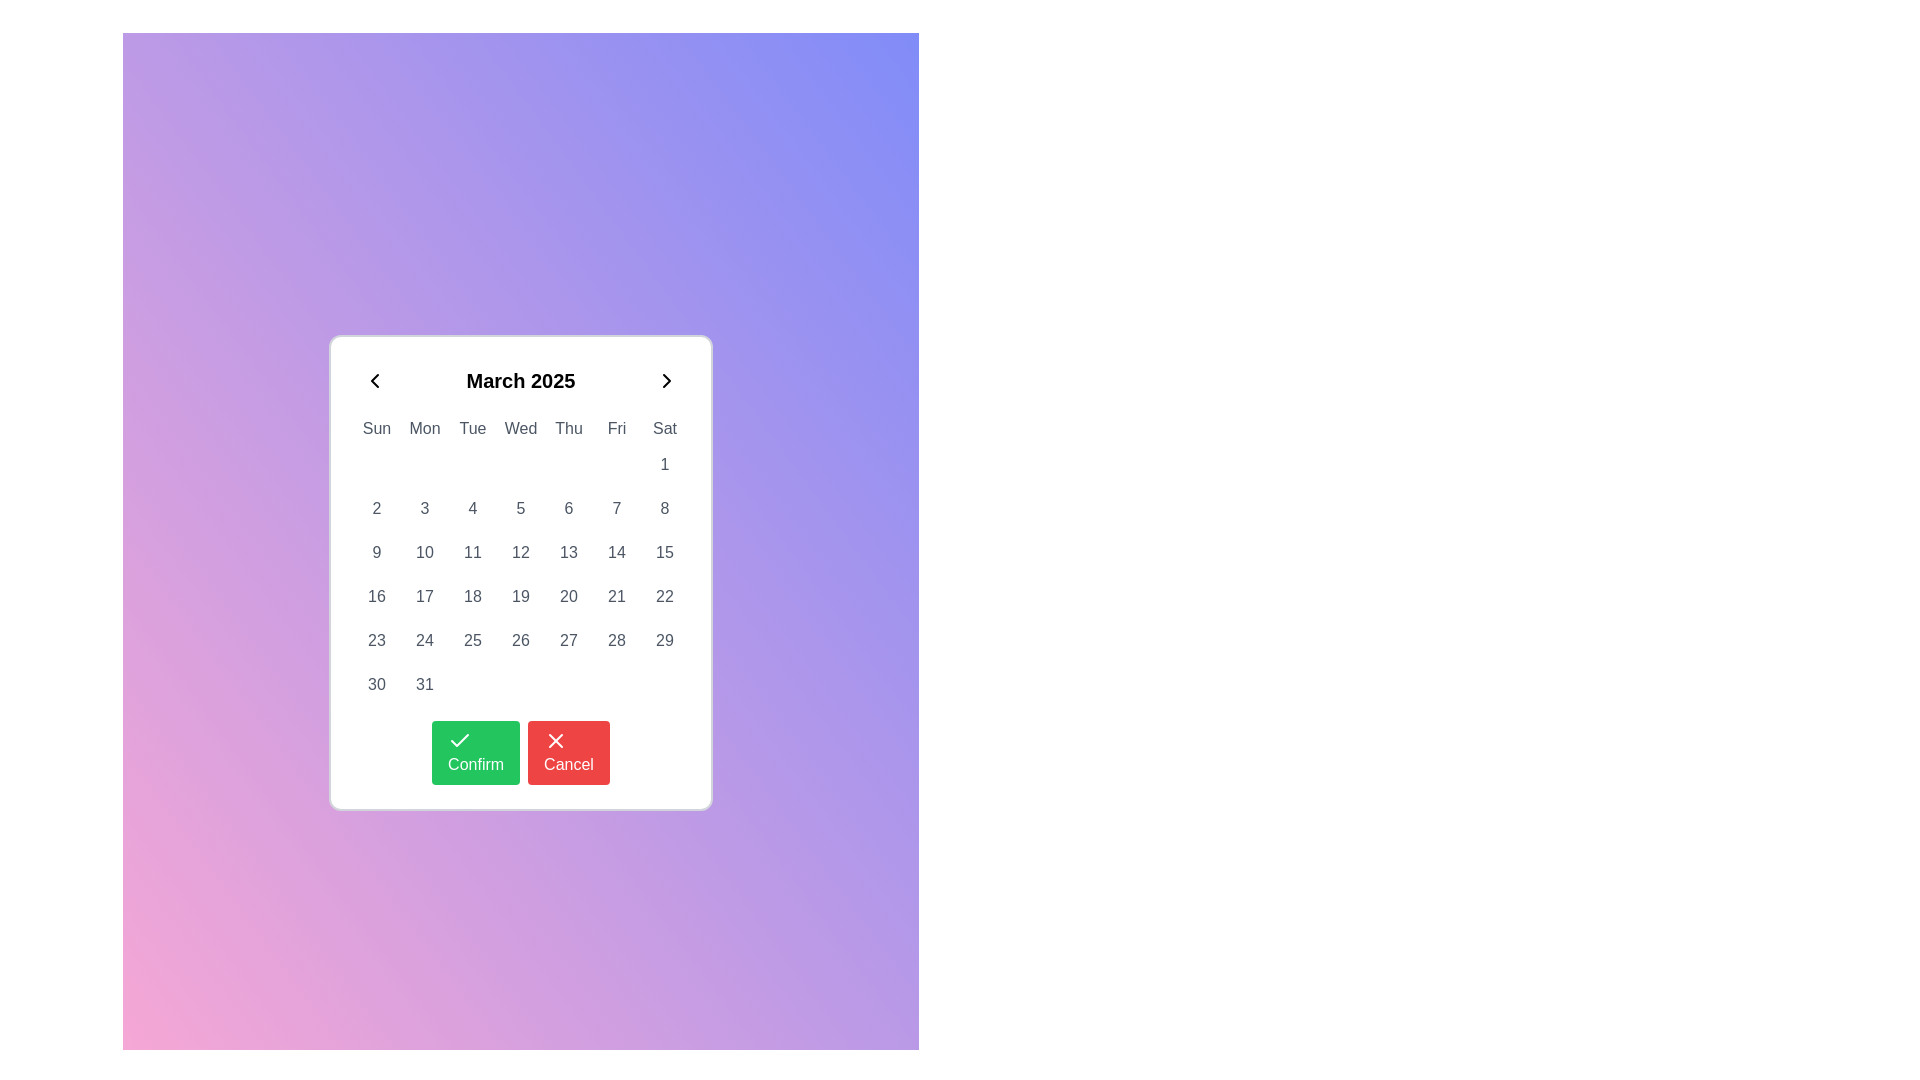 This screenshot has width=1920, height=1080. I want to click on the cancel button located immediately to the right of the green 'Confirm' button at the bottom center of the calendar interface to observe the hover styling effect, so click(568, 752).